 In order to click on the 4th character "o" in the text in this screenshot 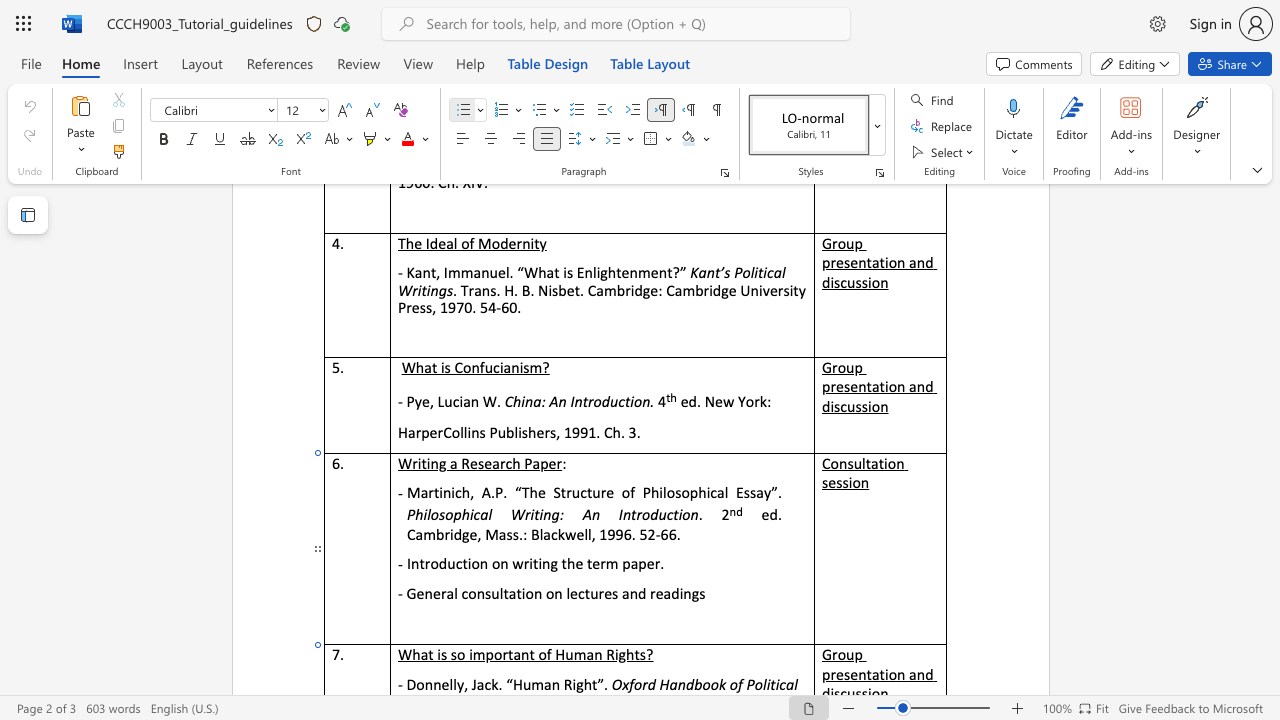, I will do `click(686, 514)`.